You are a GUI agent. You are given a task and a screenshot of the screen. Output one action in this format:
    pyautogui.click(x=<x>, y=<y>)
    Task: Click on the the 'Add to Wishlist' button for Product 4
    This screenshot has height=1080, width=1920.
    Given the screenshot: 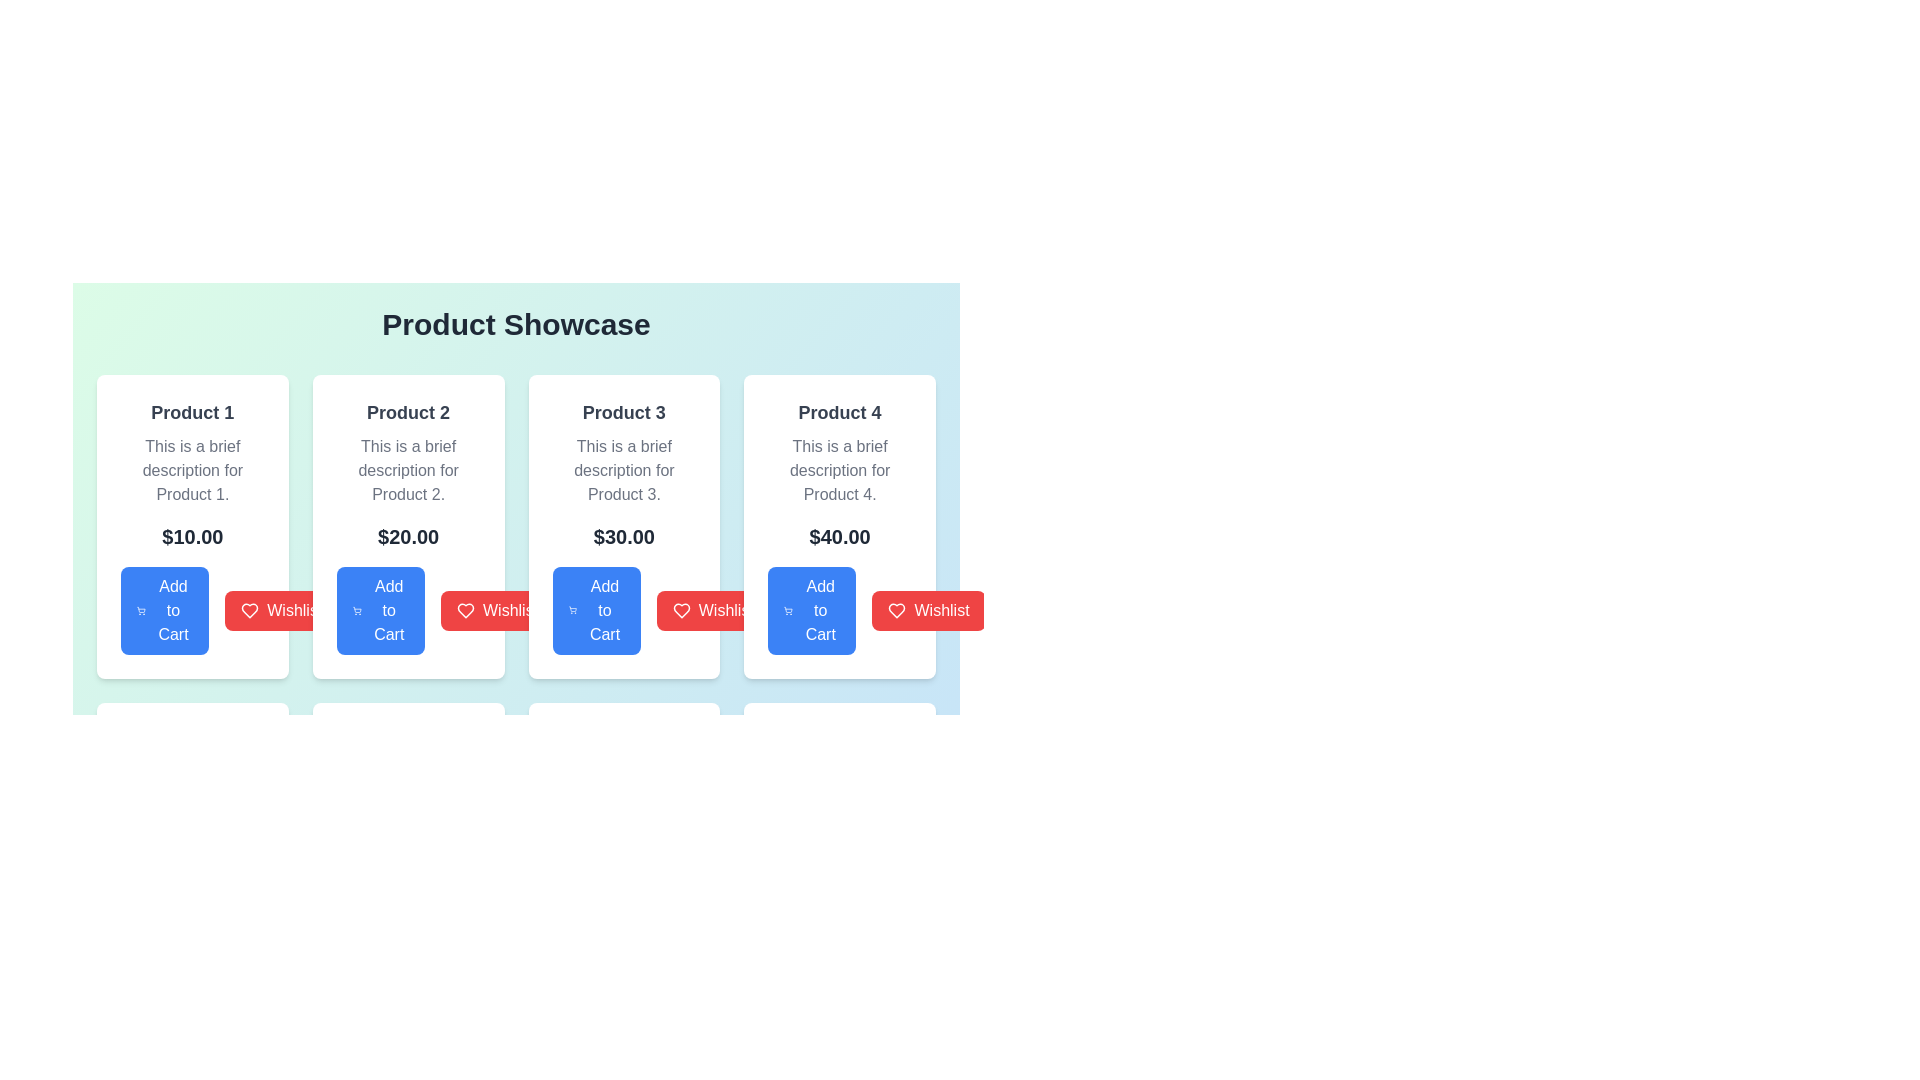 What is the action you would take?
    pyautogui.click(x=928, y=609)
    